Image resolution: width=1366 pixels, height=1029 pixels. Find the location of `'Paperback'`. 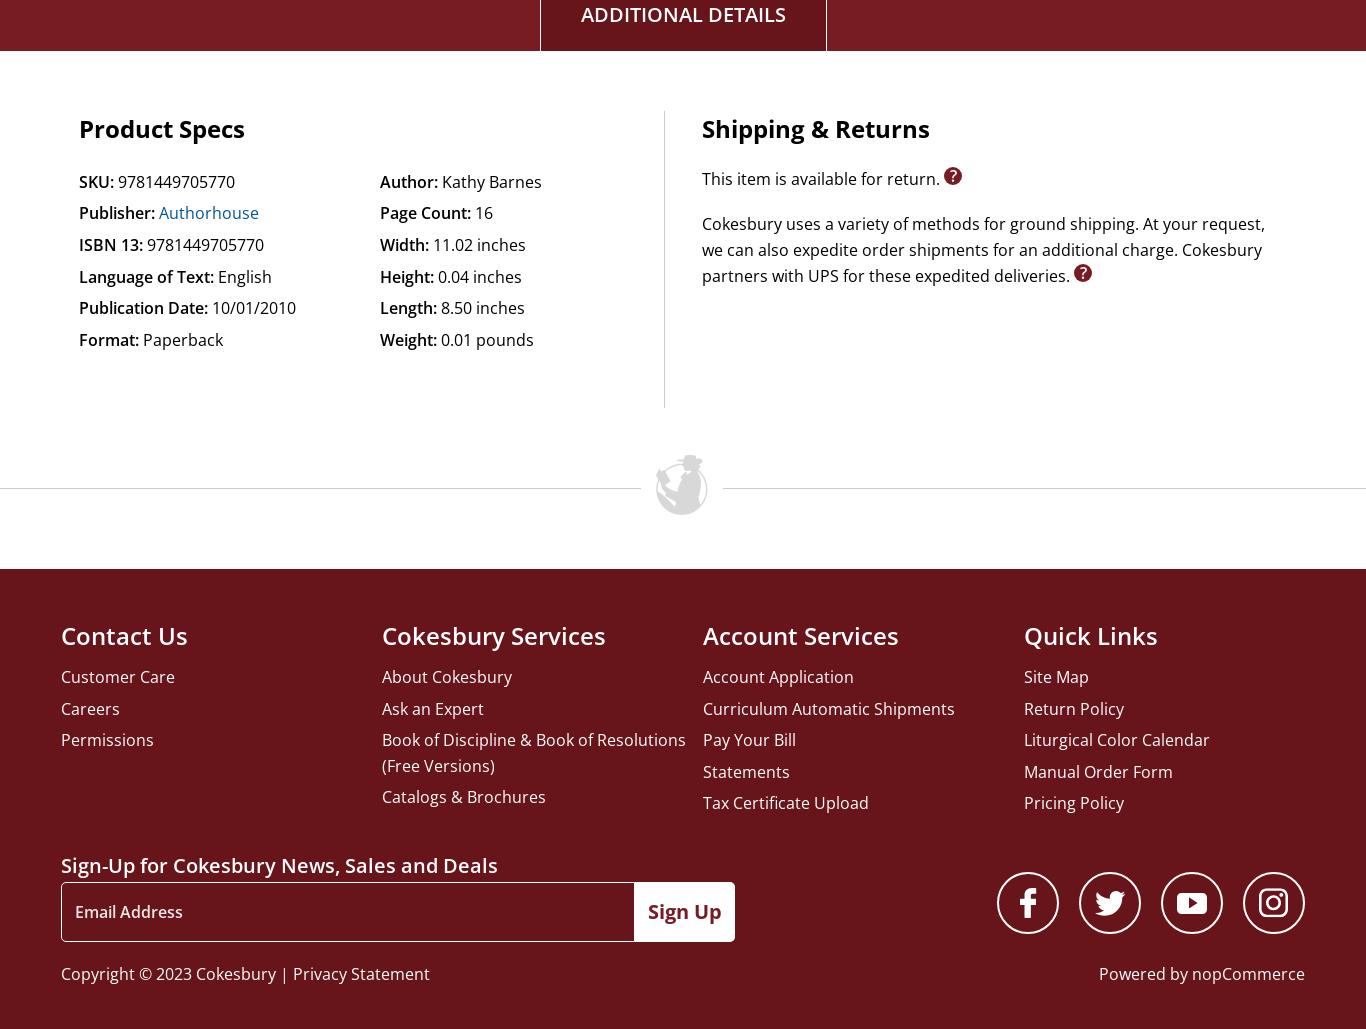

'Paperback' is located at coordinates (142, 338).